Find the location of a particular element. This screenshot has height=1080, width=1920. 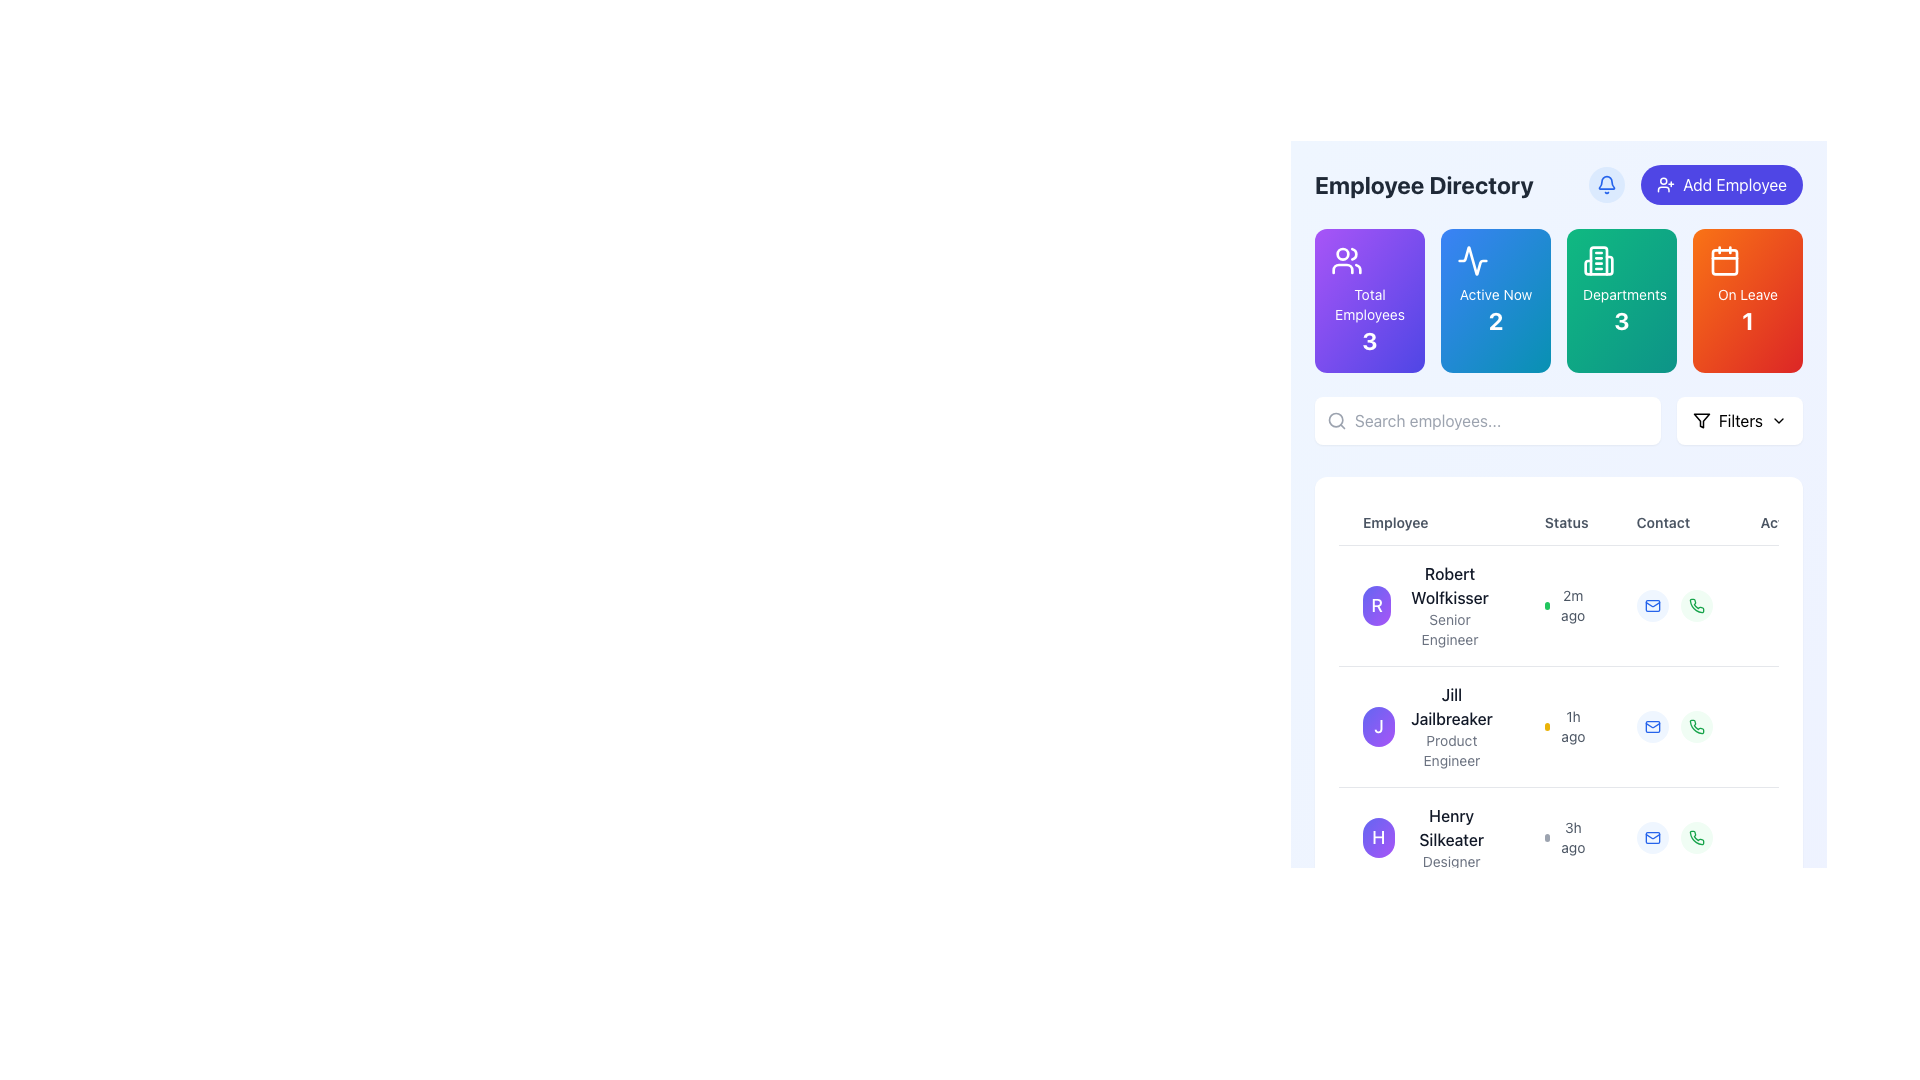

the Status indicator with timestamp for employee 'Robert Wolfkisser', which shows the last activity status and a green dot indicating active status is located at coordinates (1565, 604).